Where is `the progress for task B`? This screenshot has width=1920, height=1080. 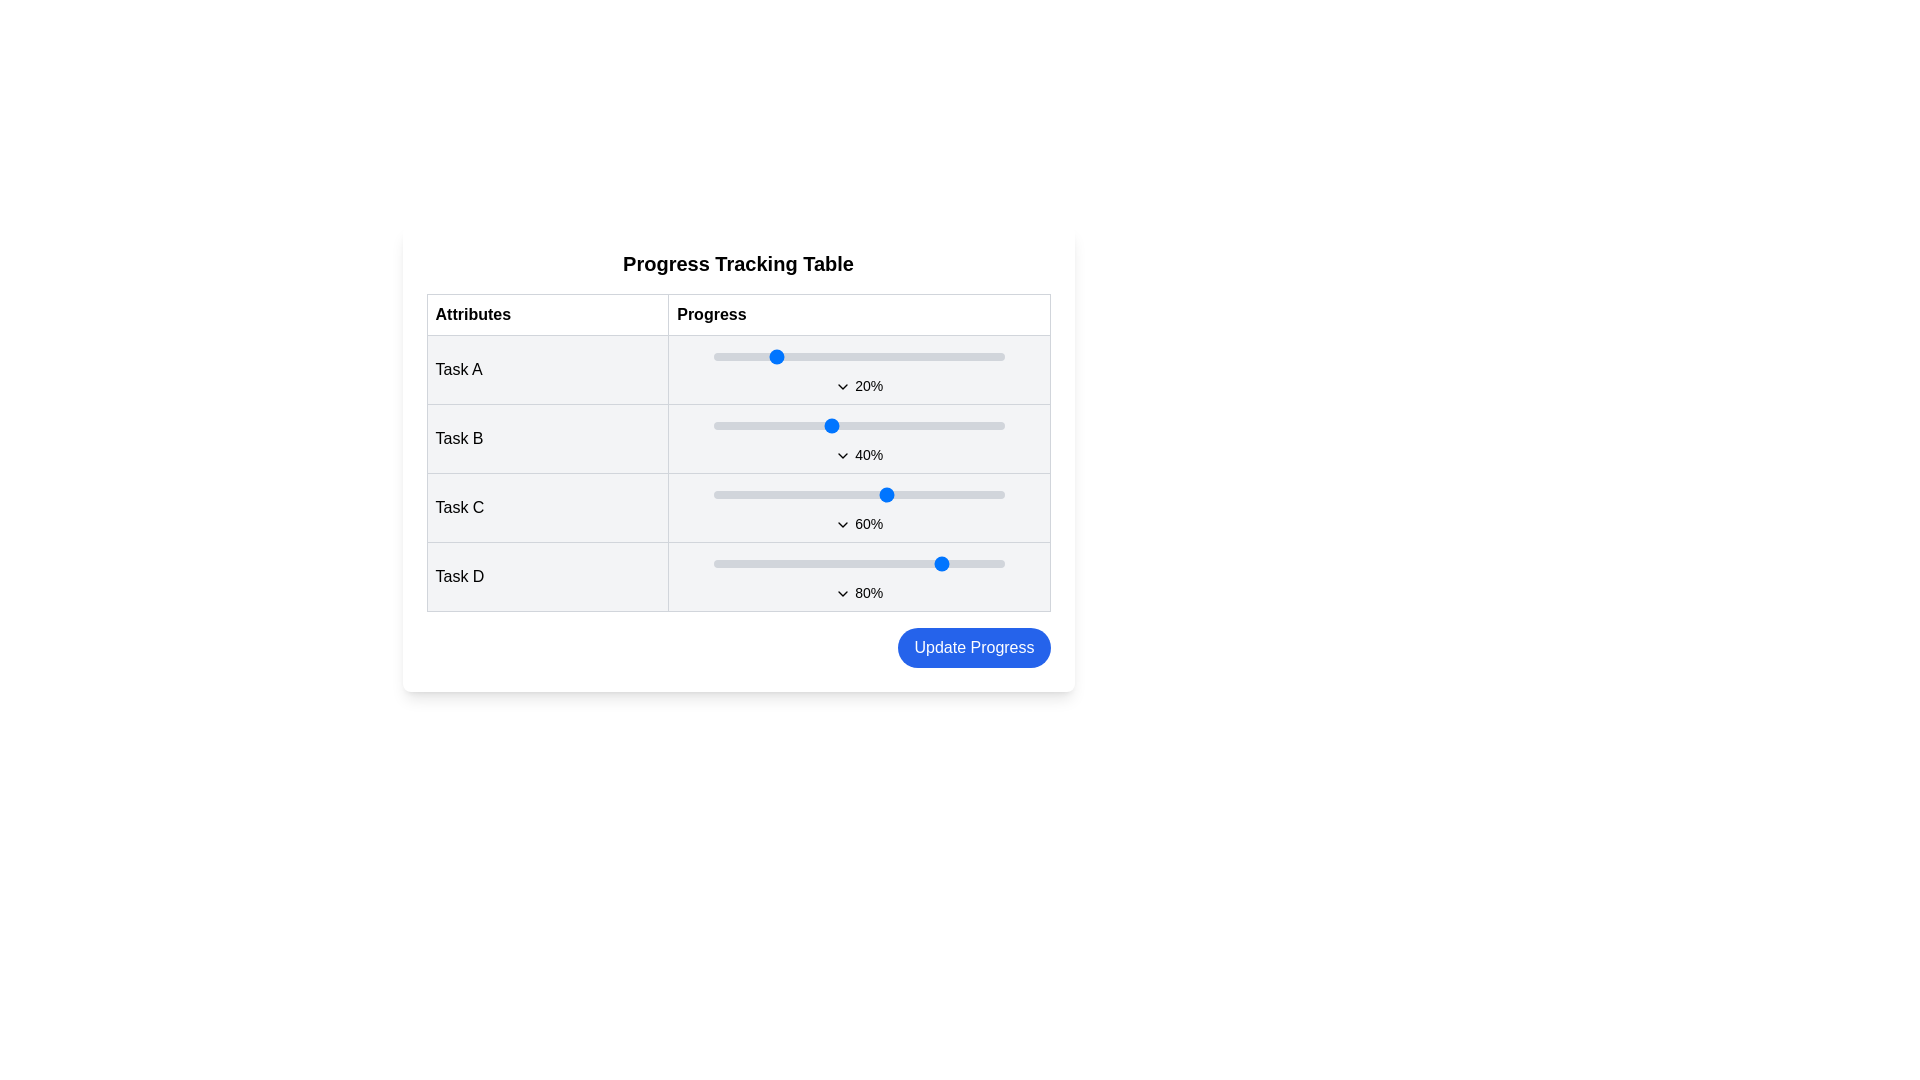 the progress for task B is located at coordinates (907, 424).